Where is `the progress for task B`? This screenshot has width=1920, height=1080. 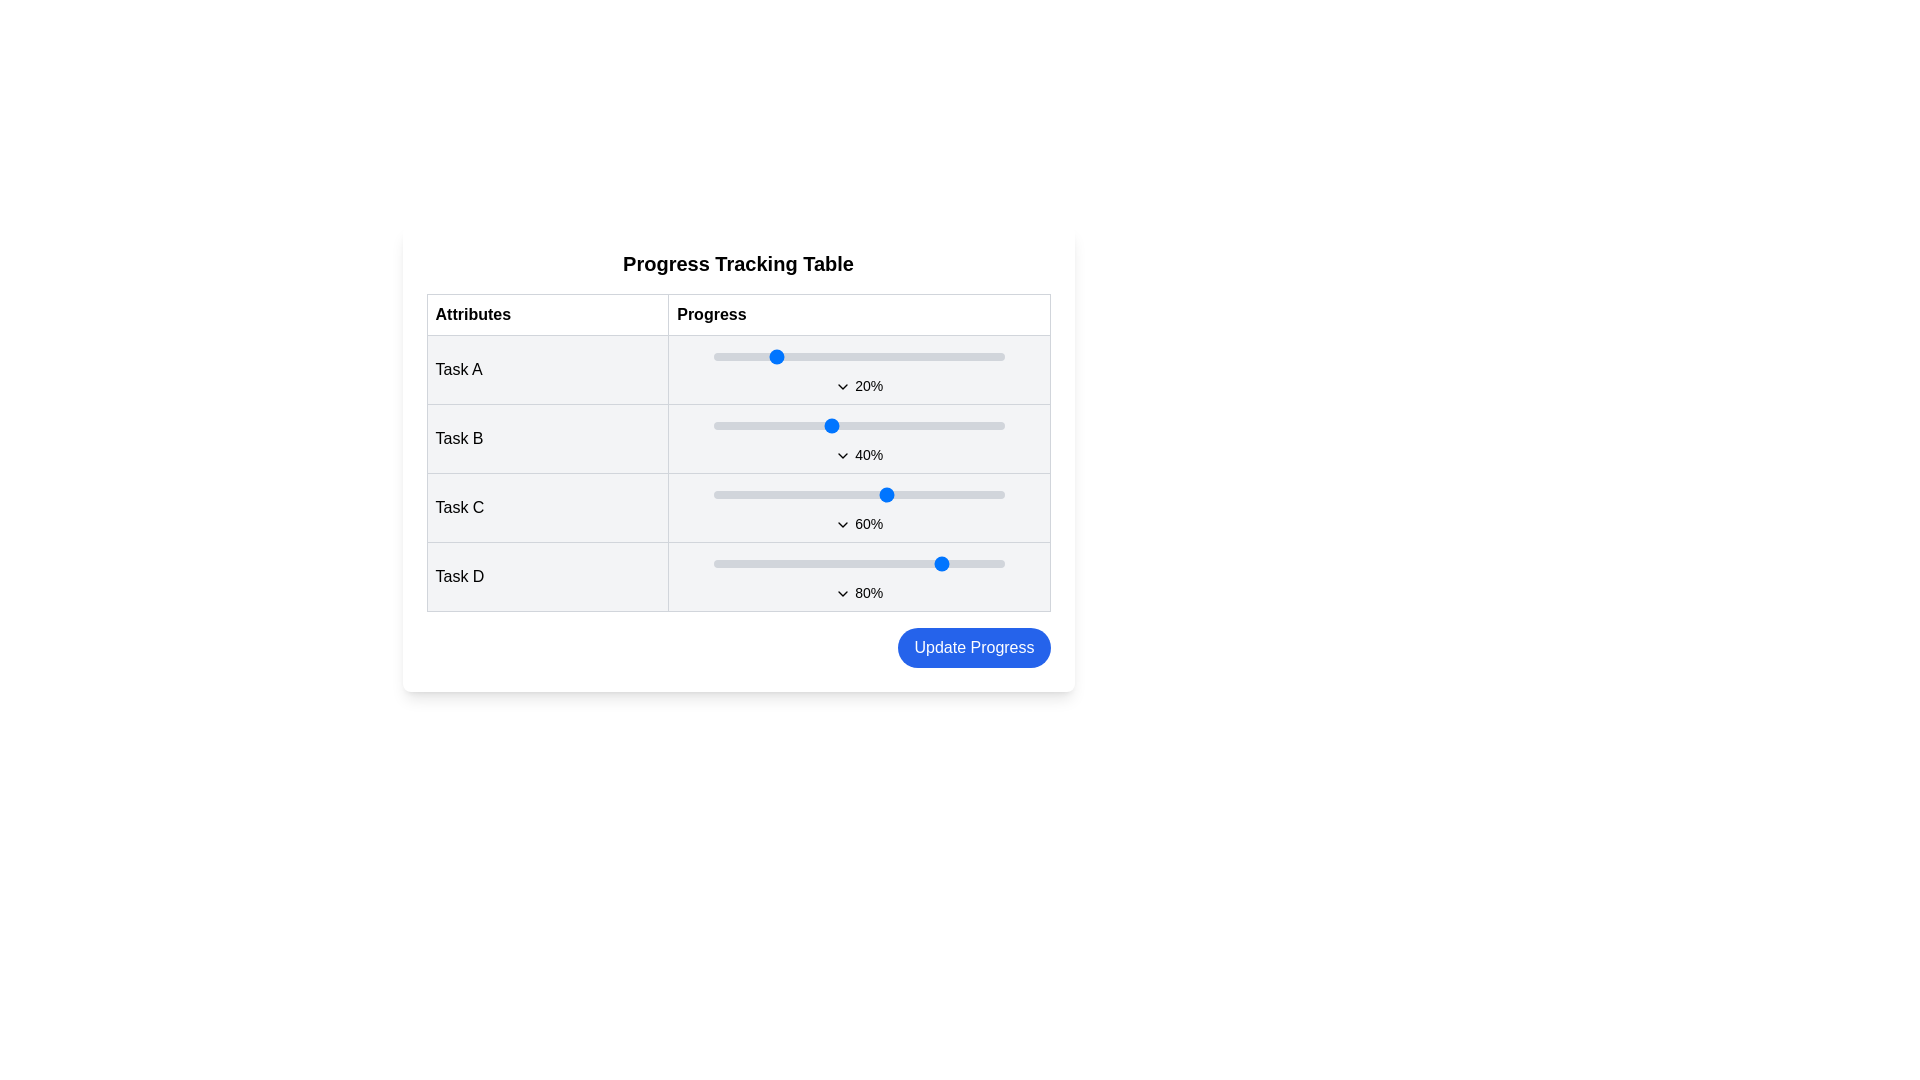 the progress for task B is located at coordinates (907, 424).